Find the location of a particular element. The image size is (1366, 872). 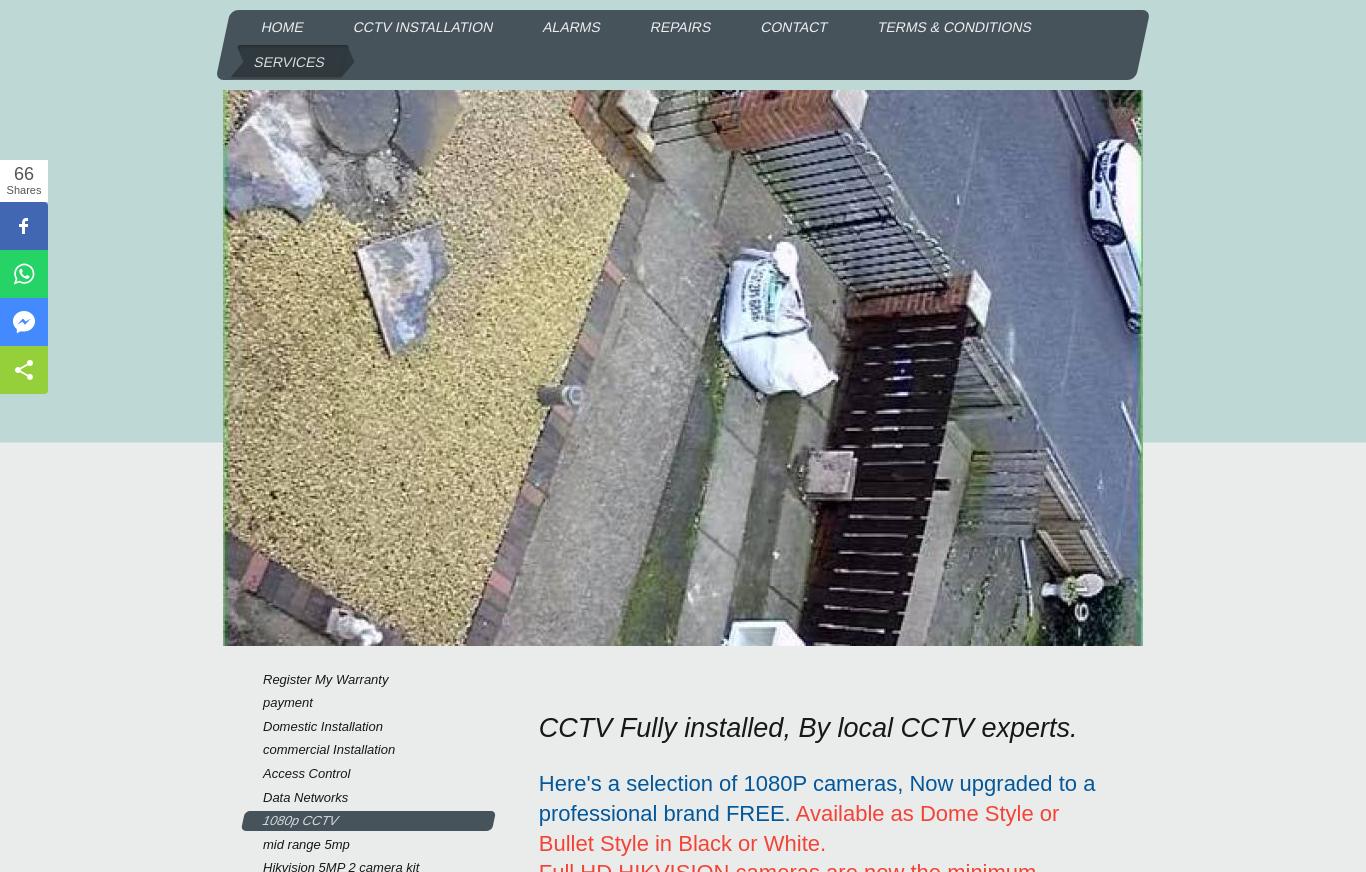

'Register My Warranty' is located at coordinates (325, 677).